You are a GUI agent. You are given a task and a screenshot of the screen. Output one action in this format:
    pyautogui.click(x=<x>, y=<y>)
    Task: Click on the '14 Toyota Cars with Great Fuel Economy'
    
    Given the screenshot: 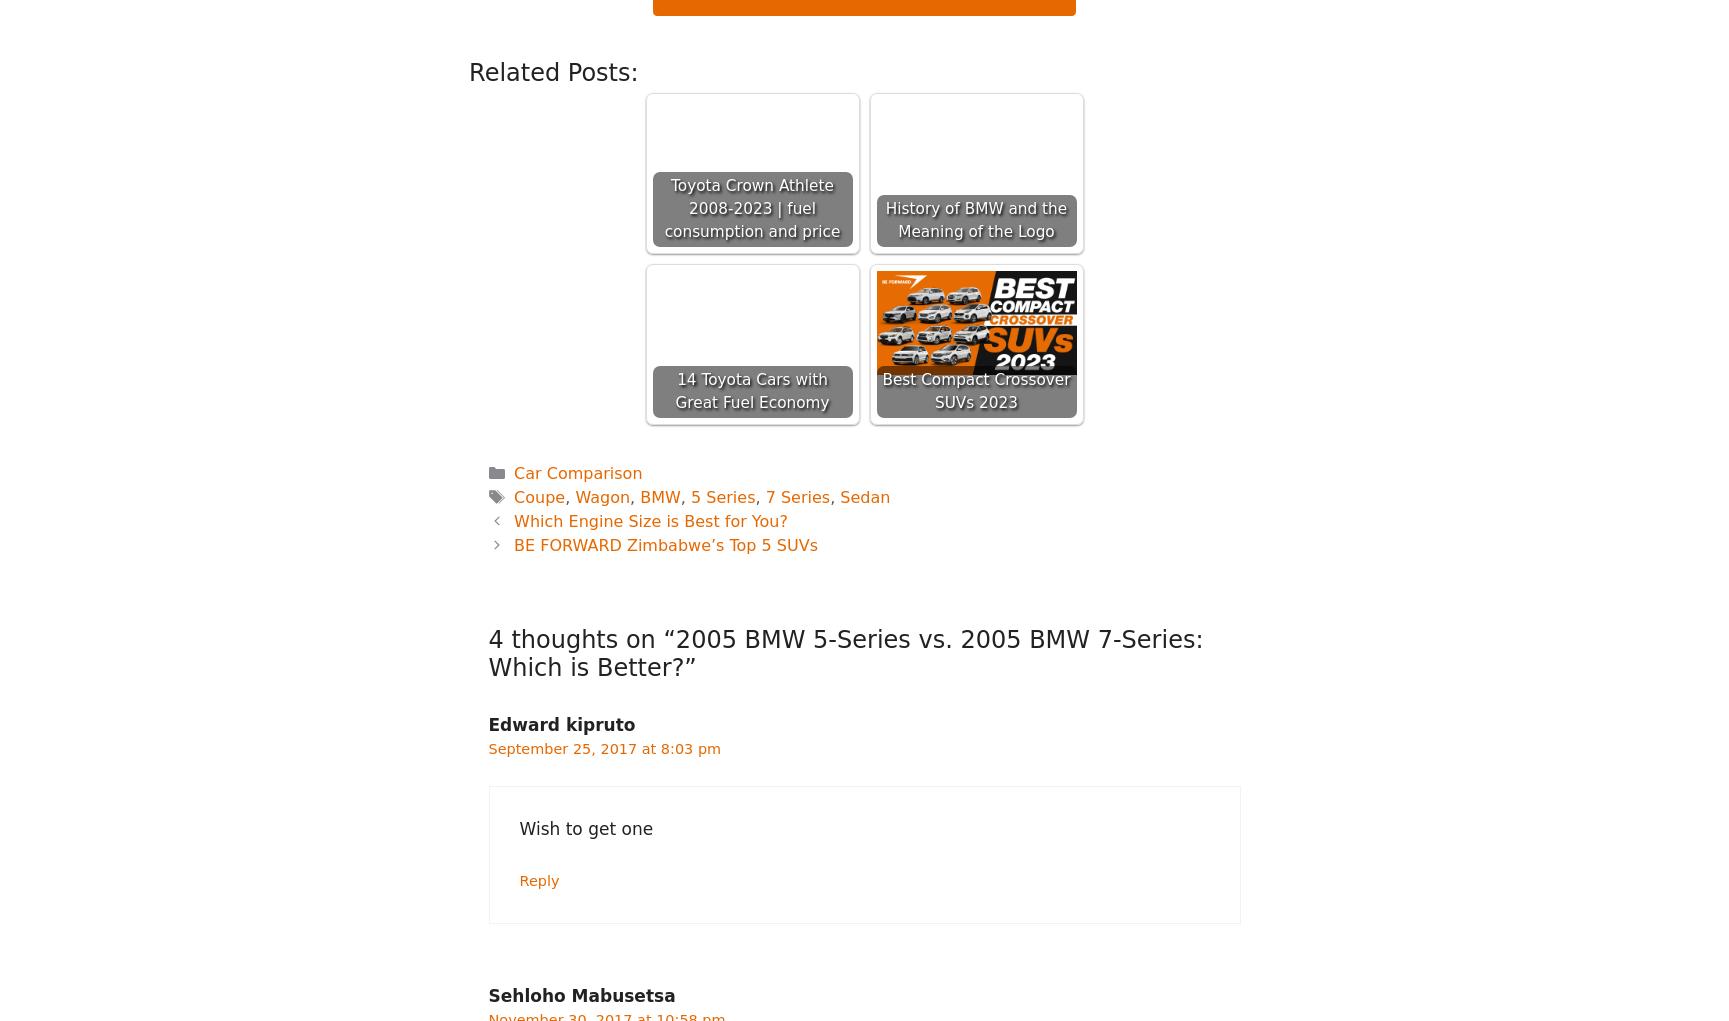 What is the action you would take?
    pyautogui.click(x=674, y=390)
    